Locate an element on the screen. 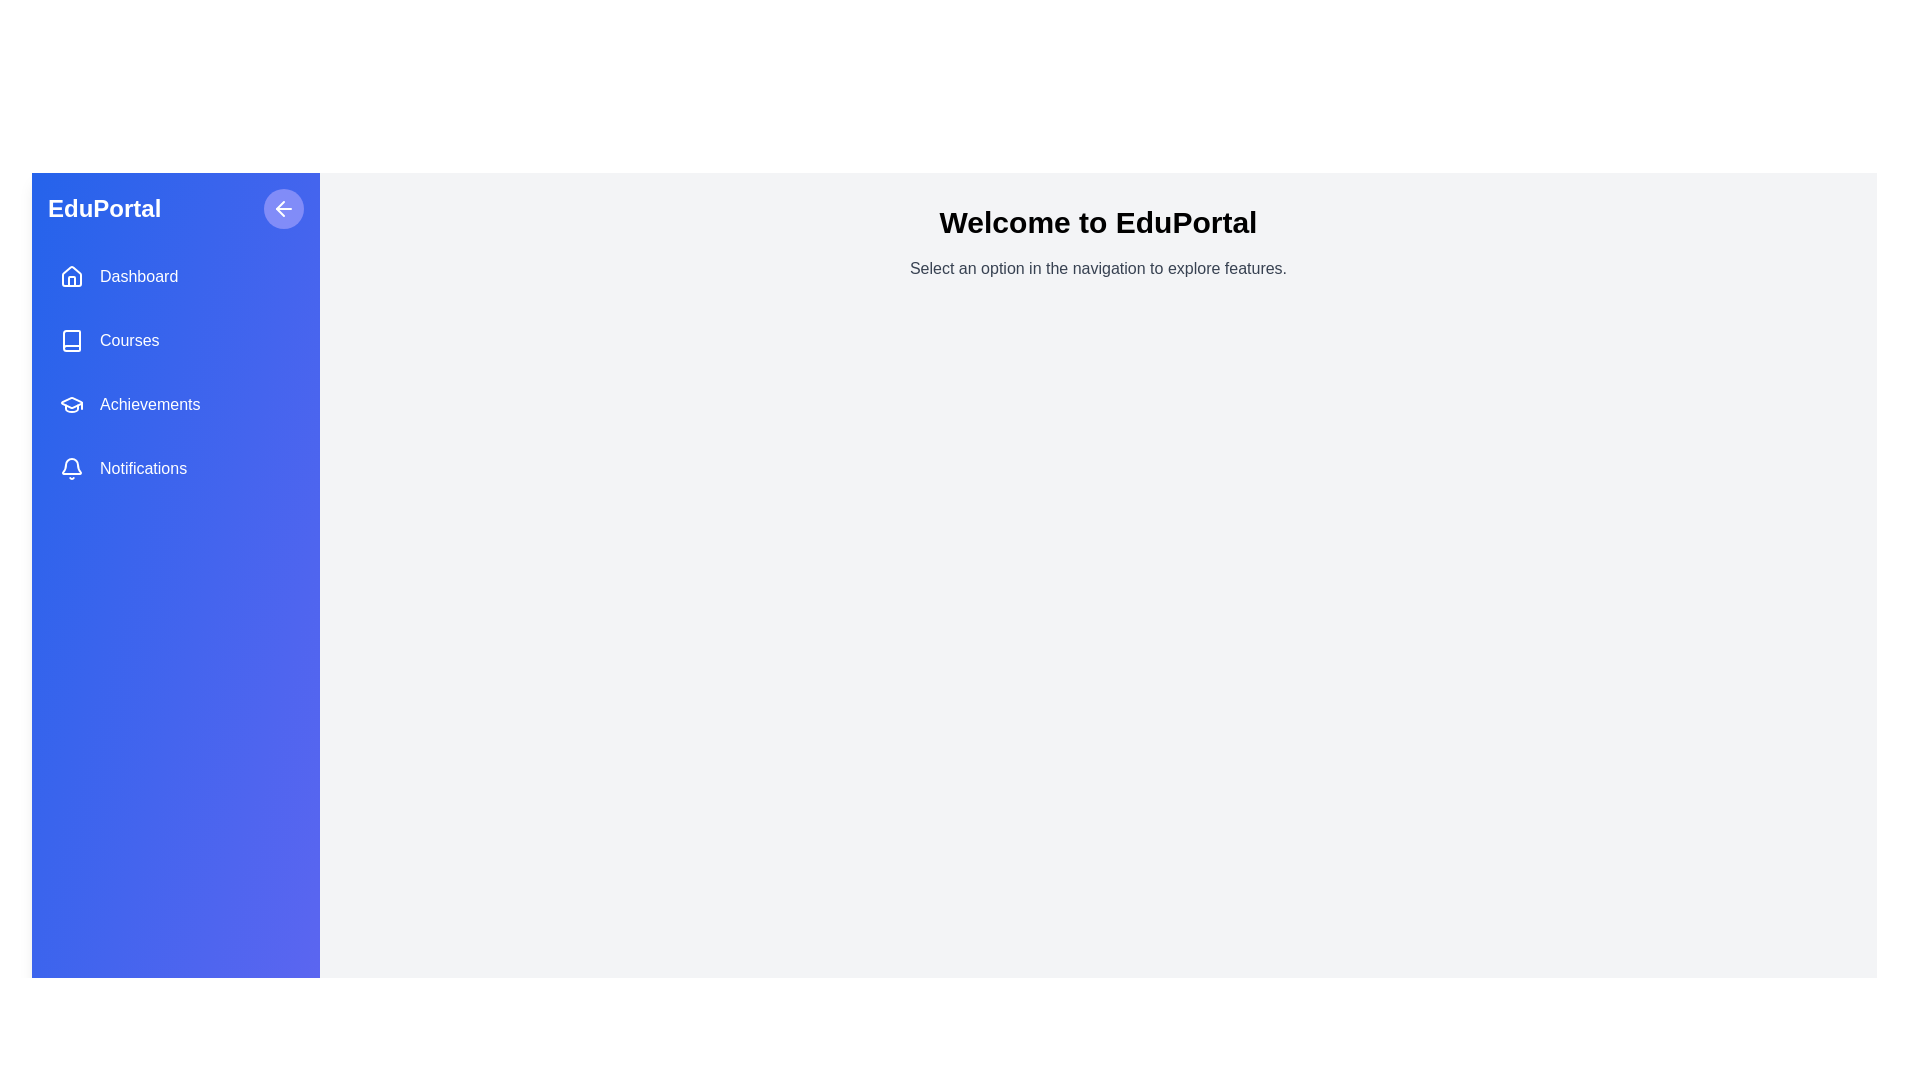 This screenshot has height=1080, width=1920. the menu item Notifications to select it is located at coordinates (176, 469).